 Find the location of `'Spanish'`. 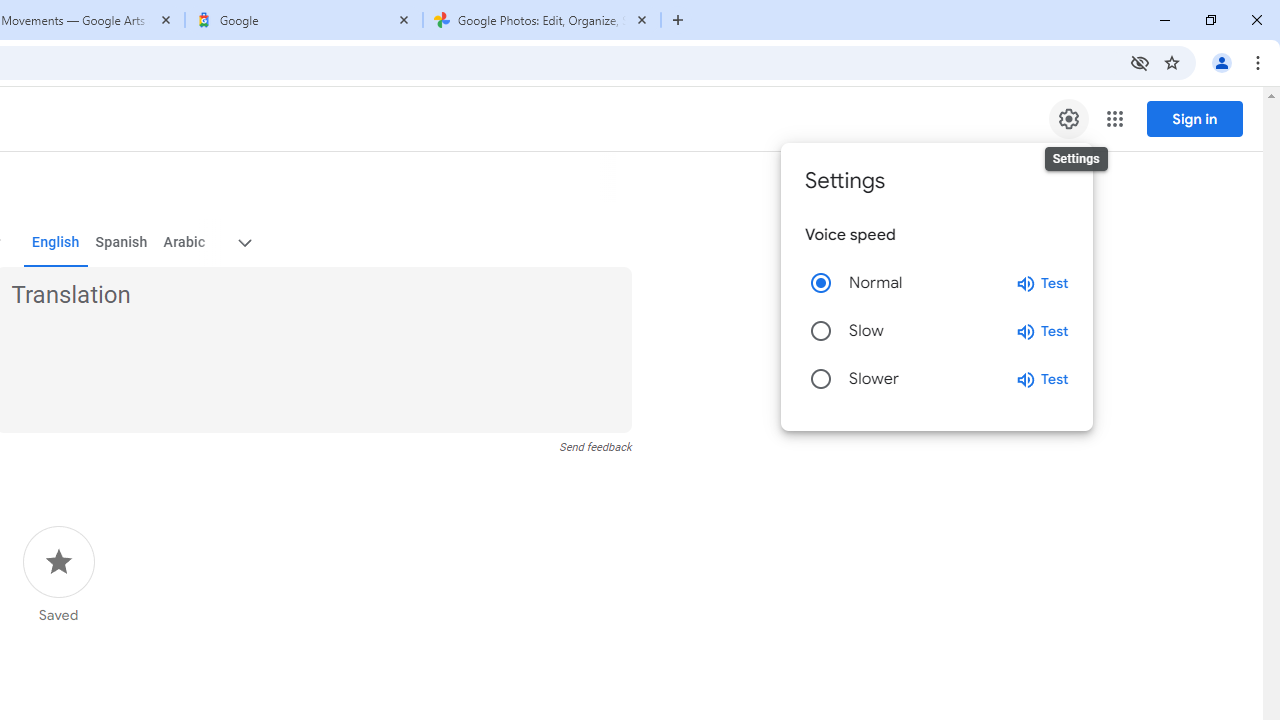

'Spanish' is located at coordinates (120, 242).